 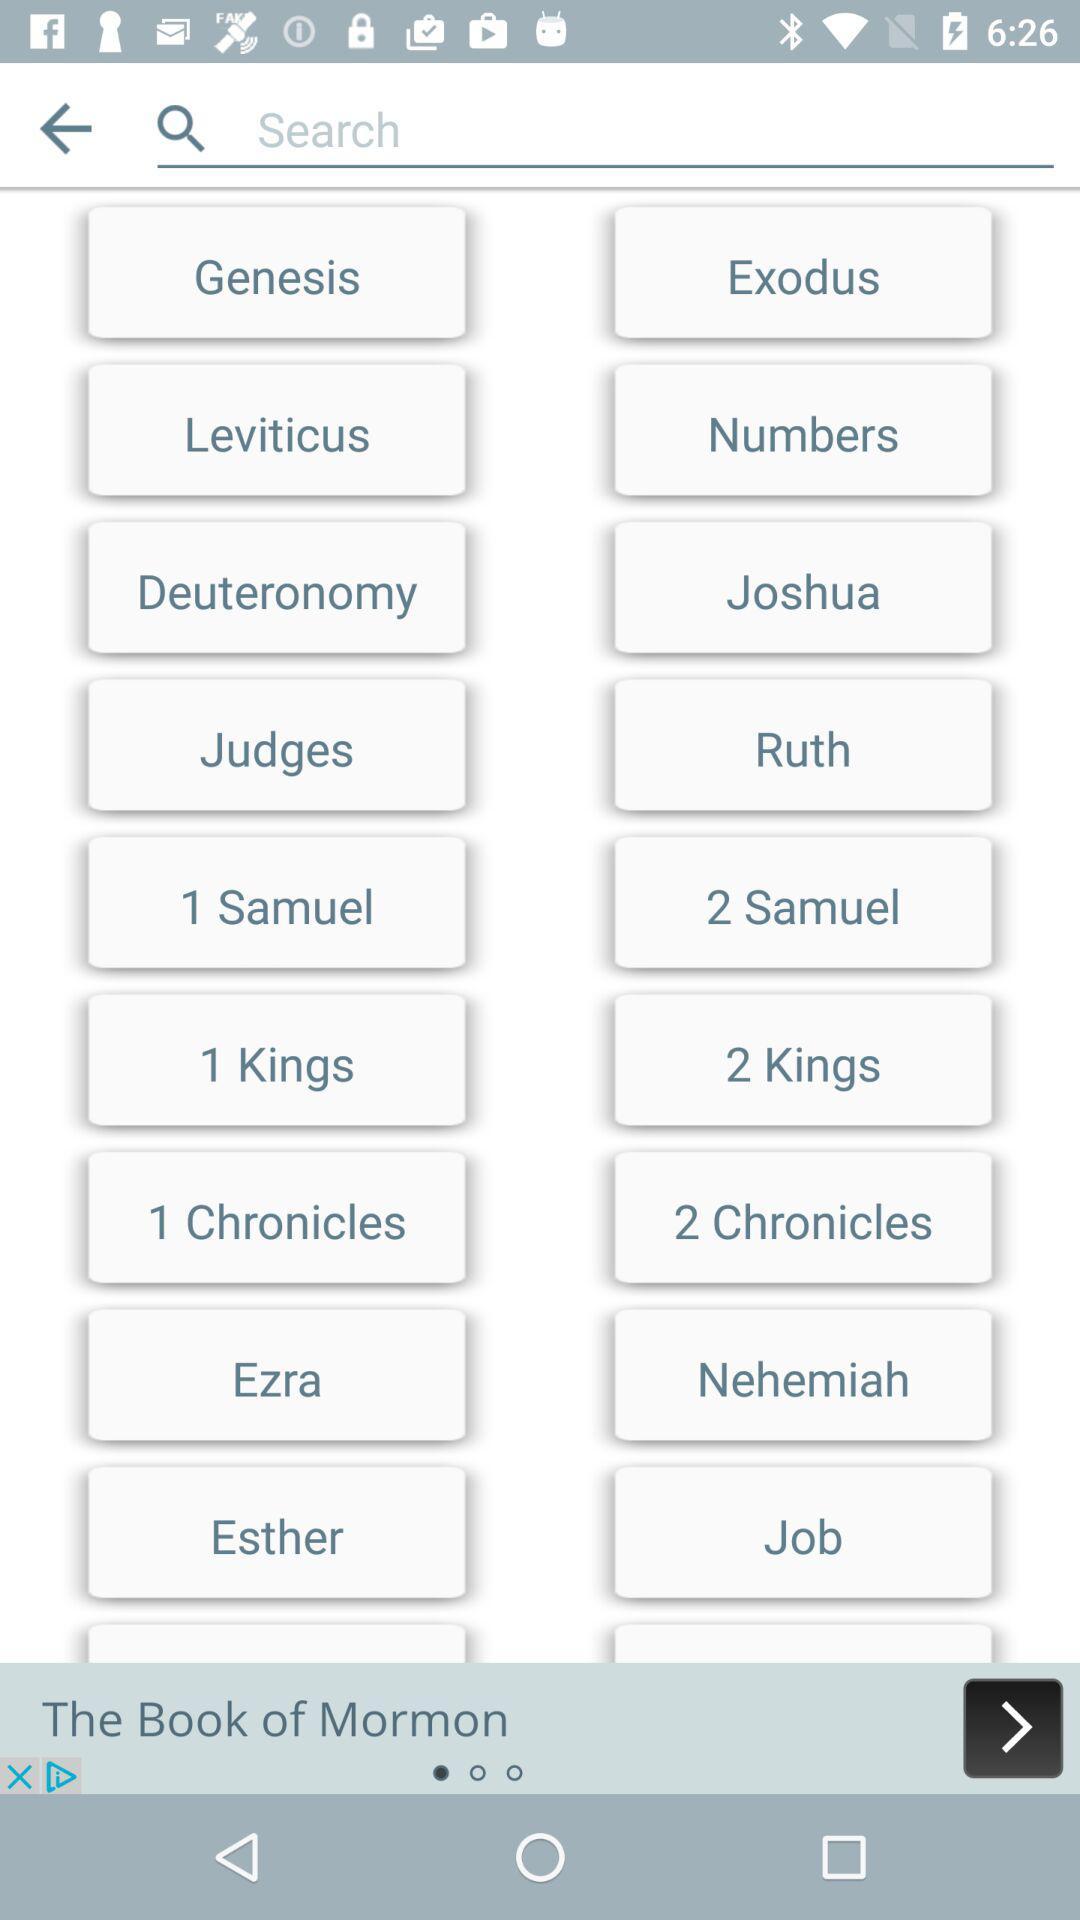 I want to click on share the article, so click(x=540, y=1727).